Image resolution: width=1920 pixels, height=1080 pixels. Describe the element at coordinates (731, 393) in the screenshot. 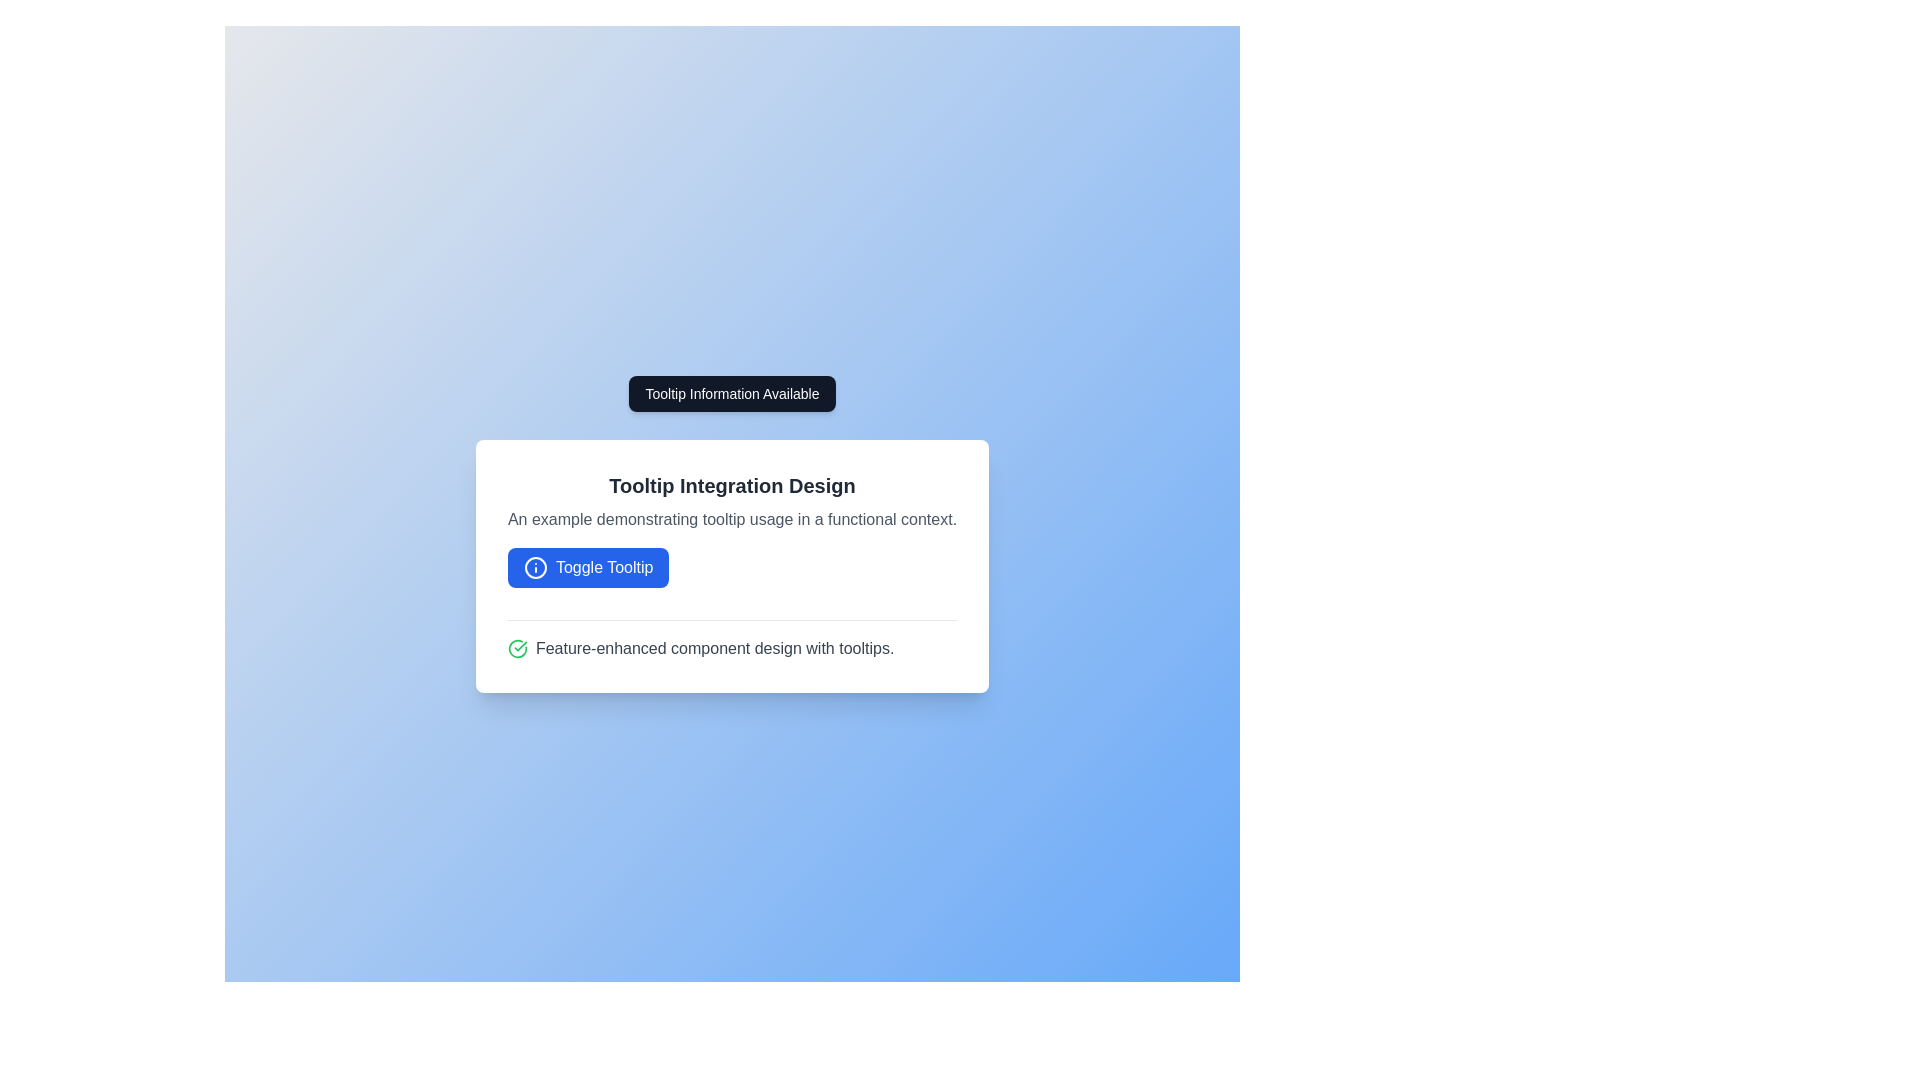

I see `text displayed in the tooltip with dark gray background and white text reading 'Tooltip Information Available', located above the 'Toggle Tooltip' button` at that location.